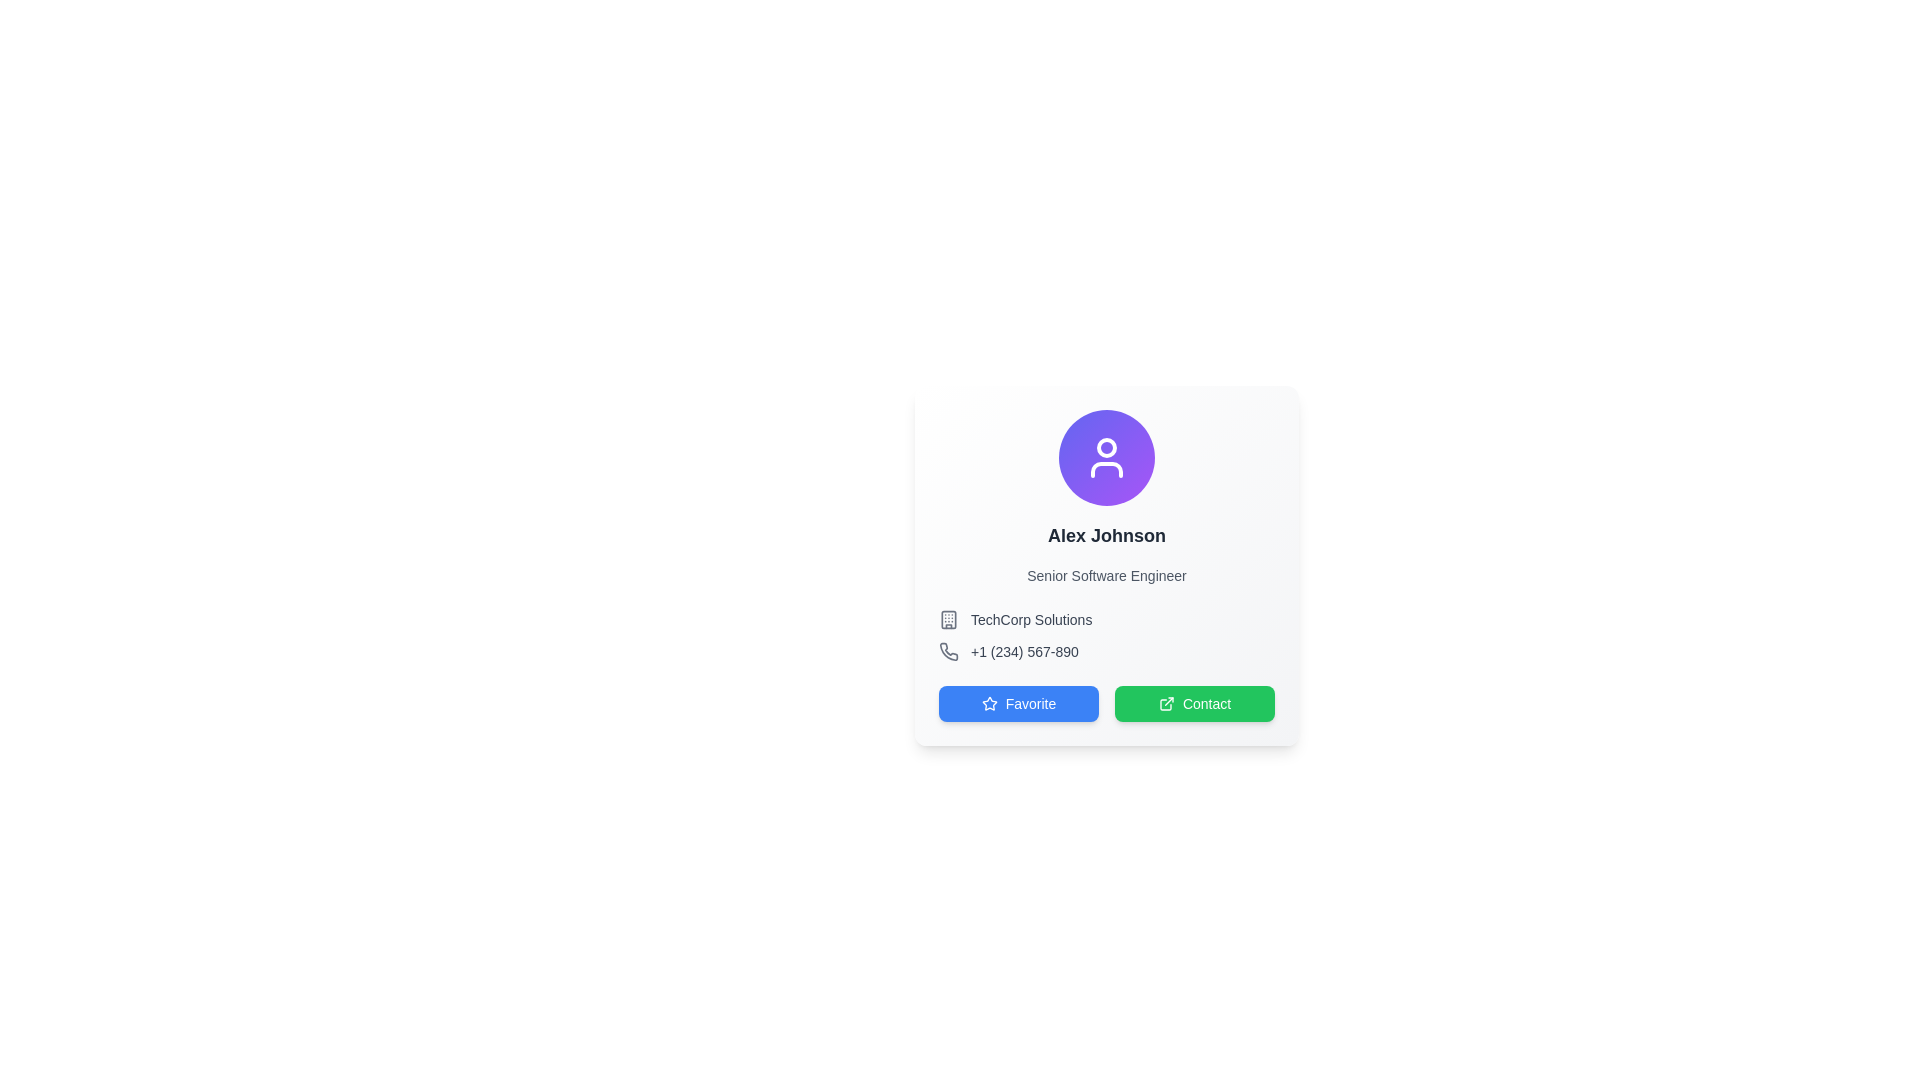 The height and width of the screenshot is (1080, 1920). Describe the element at coordinates (1106, 496) in the screenshot. I see `the Profile Header Section containing the user icon and the name 'Alex Johnson' for reading` at that location.